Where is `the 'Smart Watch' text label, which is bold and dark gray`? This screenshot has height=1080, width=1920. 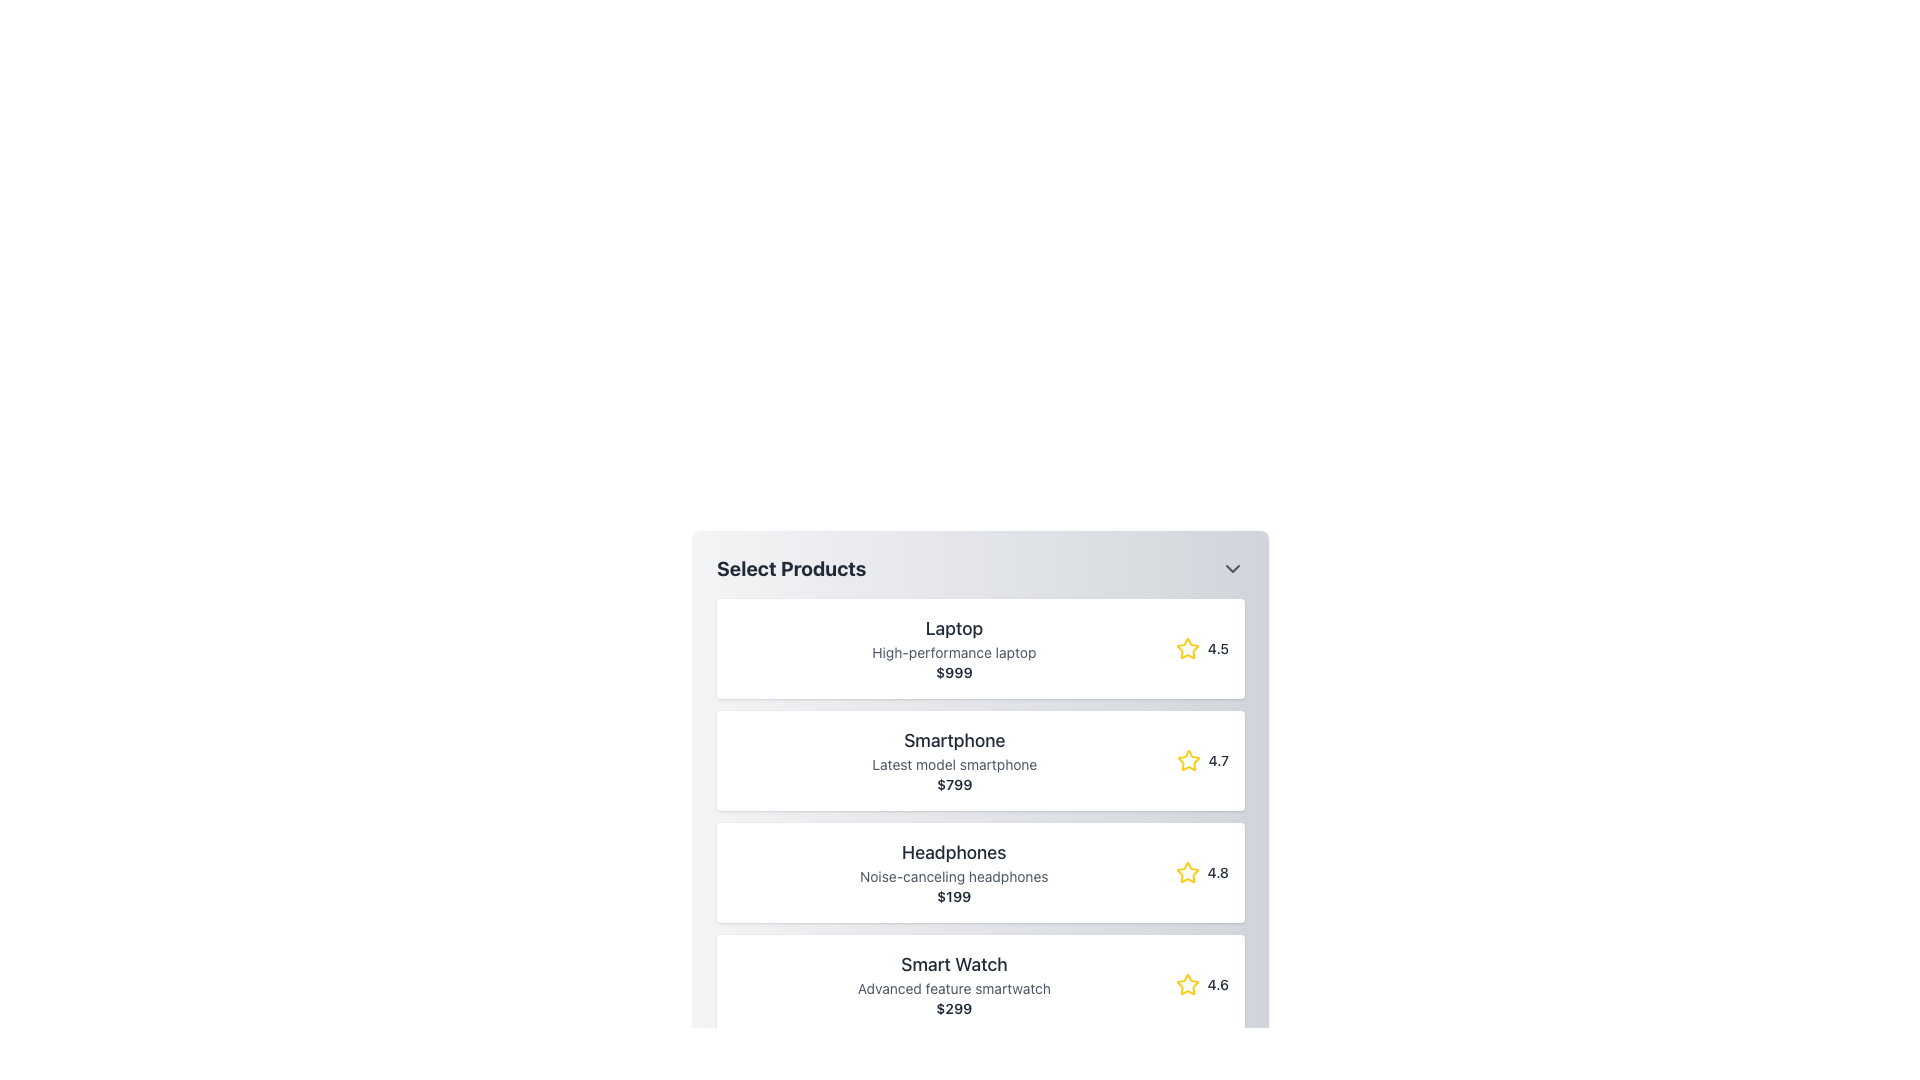 the 'Smart Watch' text label, which is bold and dark gray is located at coordinates (953, 963).